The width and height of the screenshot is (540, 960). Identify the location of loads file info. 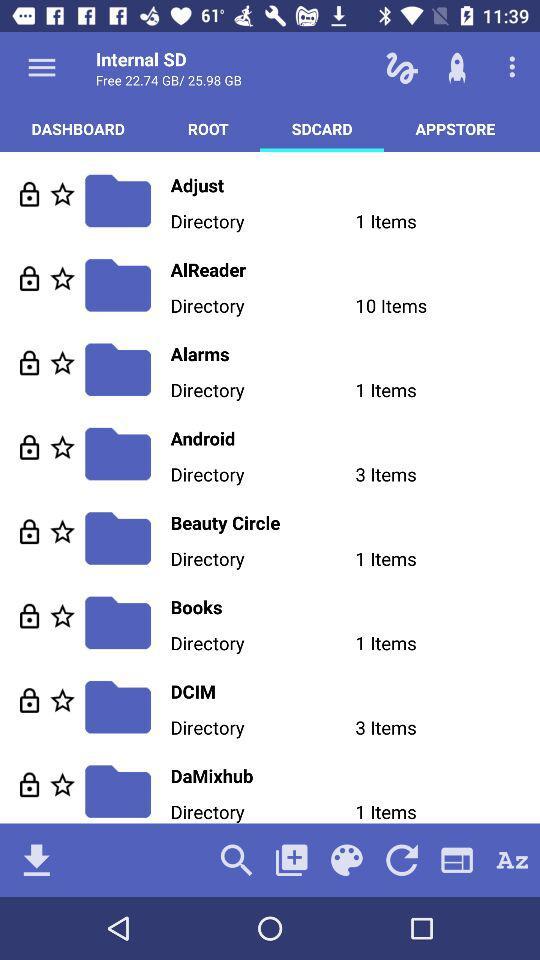
(28, 784).